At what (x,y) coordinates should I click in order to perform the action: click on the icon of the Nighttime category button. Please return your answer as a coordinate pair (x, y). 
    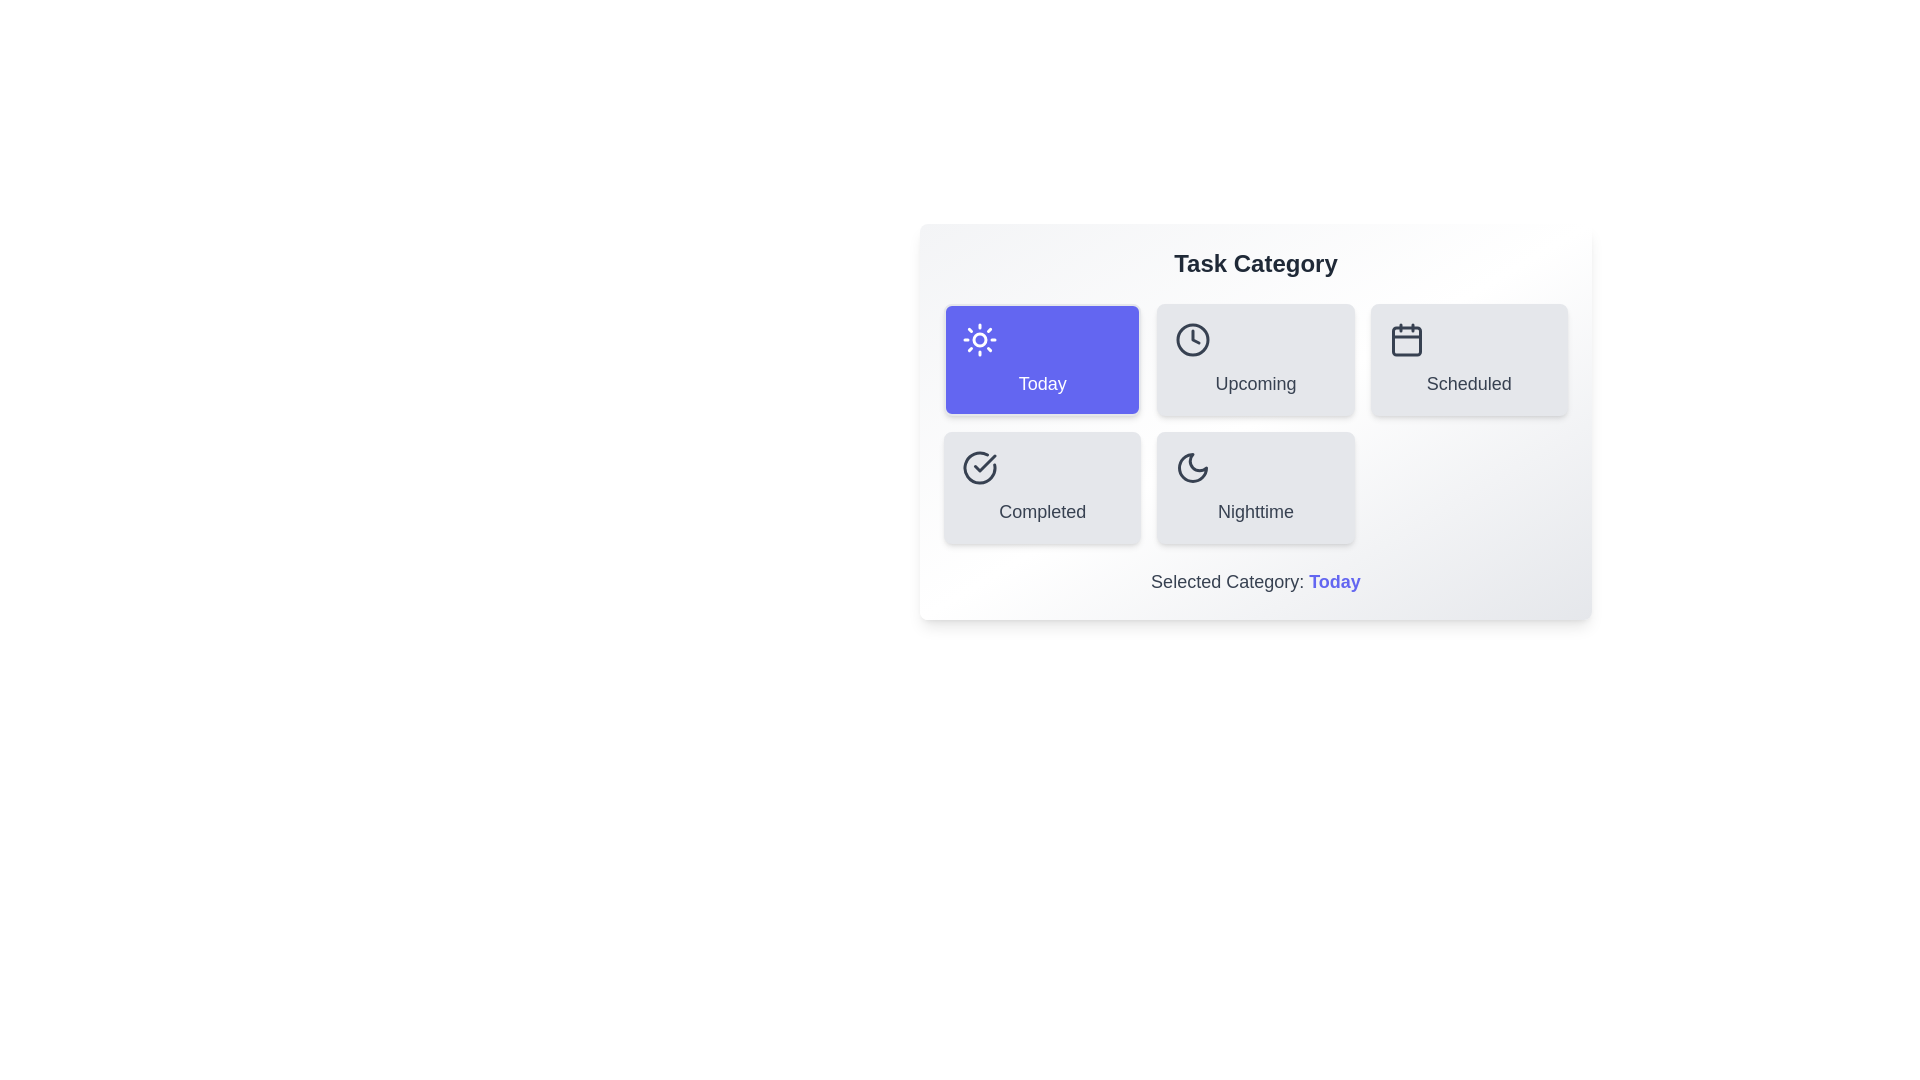
    Looking at the image, I should click on (1193, 467).